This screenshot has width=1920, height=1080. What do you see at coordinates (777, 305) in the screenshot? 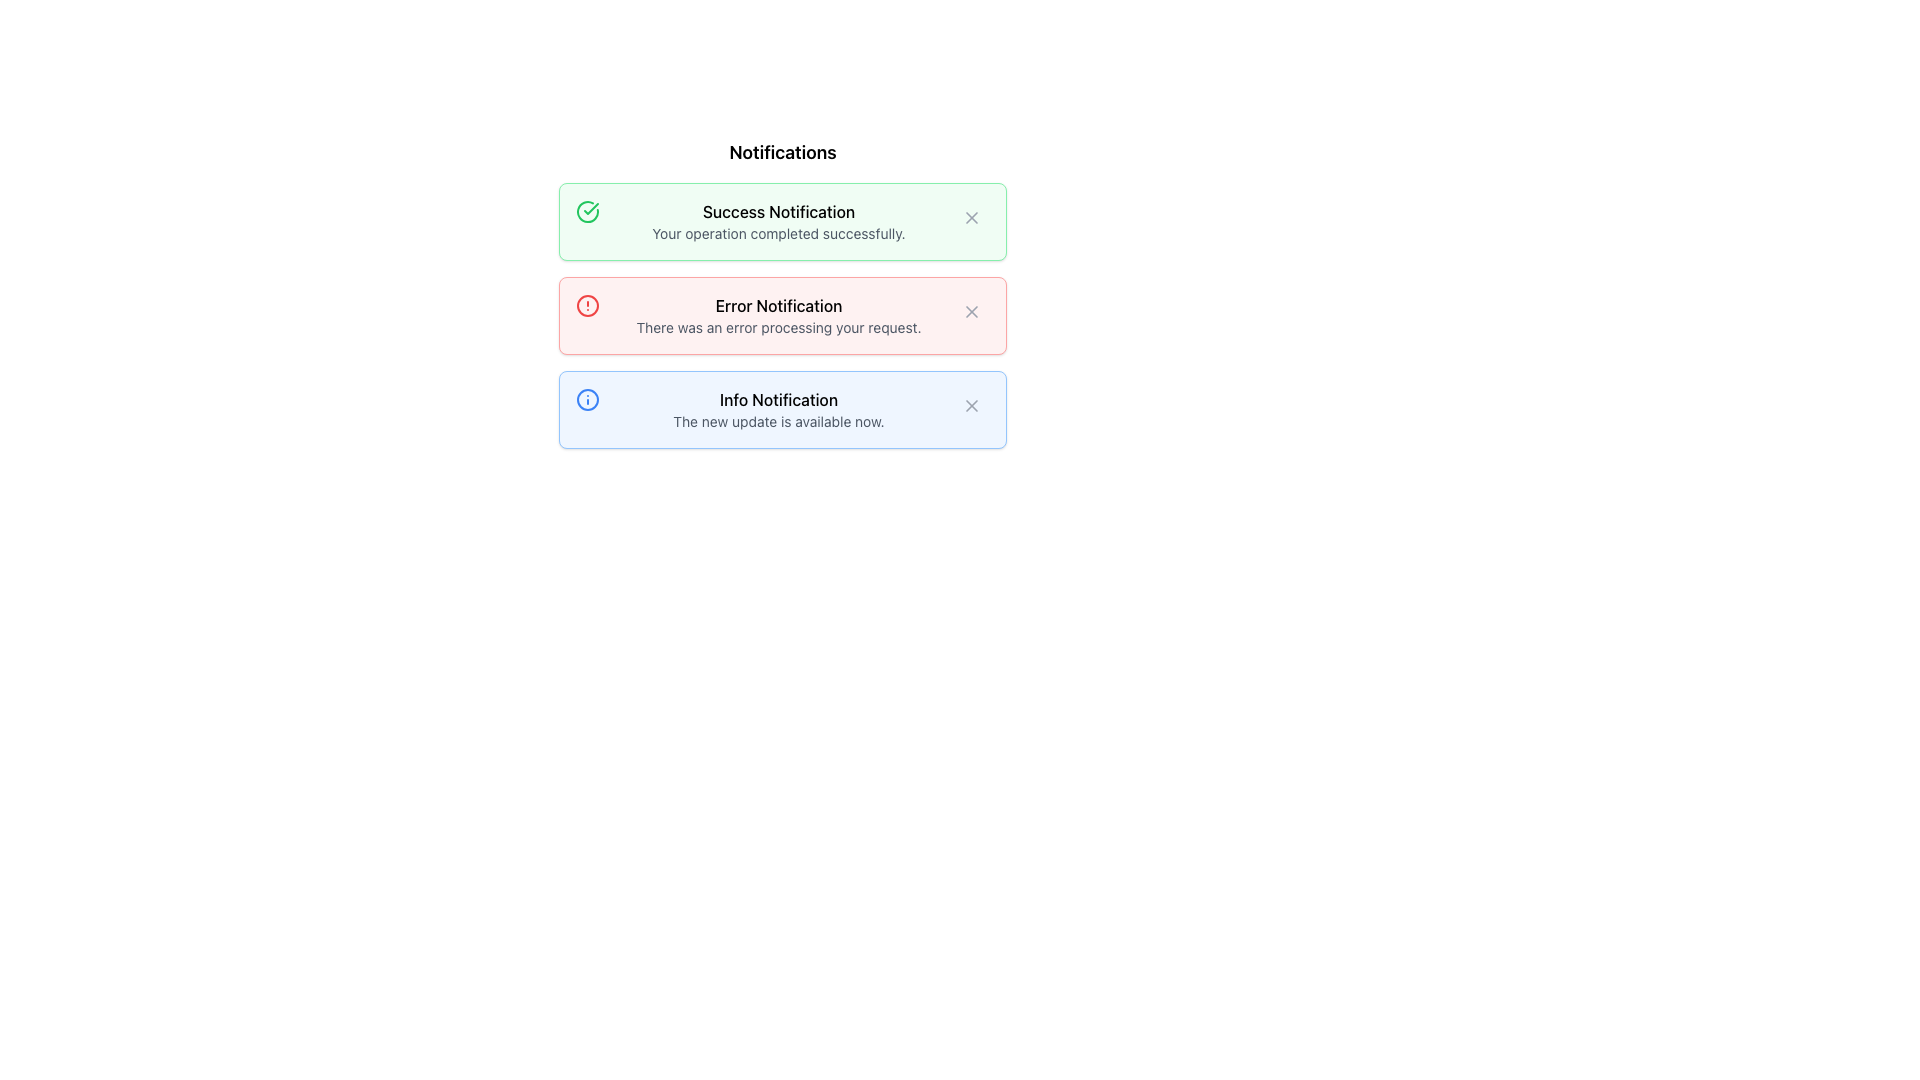
I see `the Text Header of the error notification` at bounding box center [777, 305].